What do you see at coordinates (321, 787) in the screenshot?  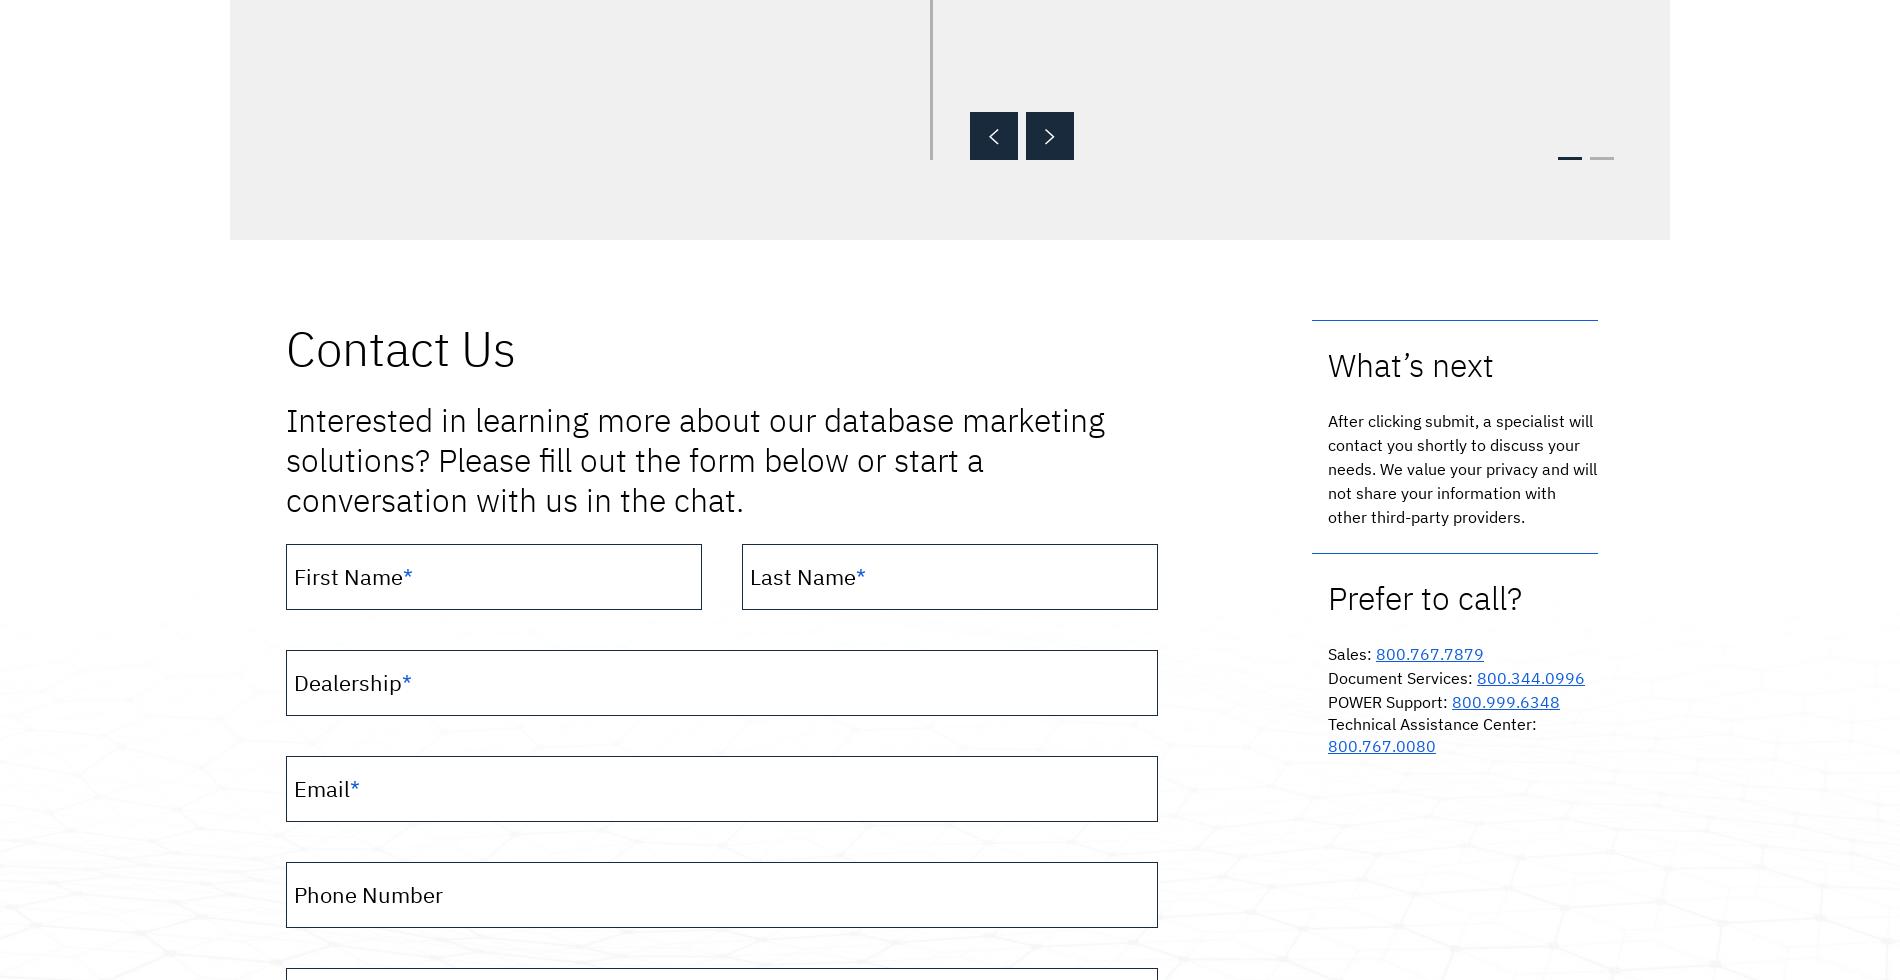 I see `'Email'` at bounding box center [321, 787].